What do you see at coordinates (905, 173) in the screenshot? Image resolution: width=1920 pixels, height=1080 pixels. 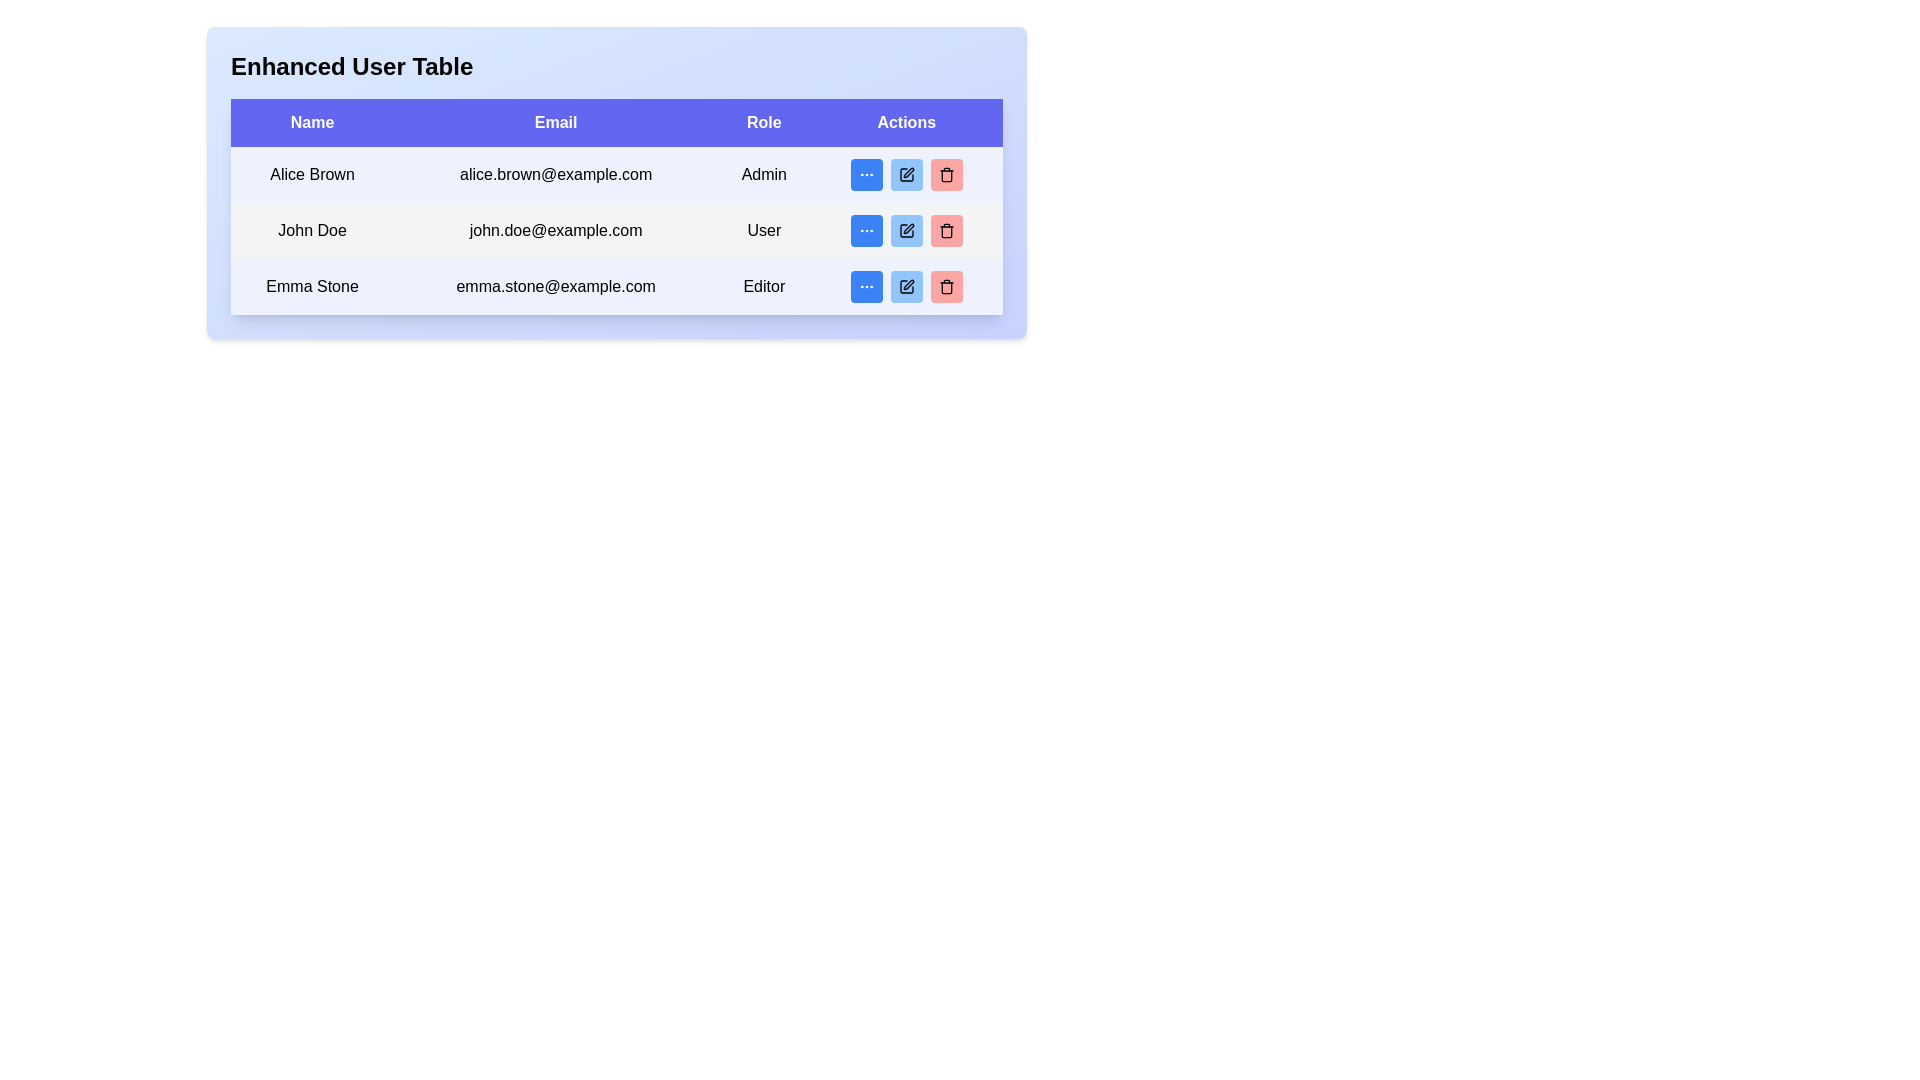 I see `the small light blue button with a pencil icon for keyboard navigation, located in the 'Actions' column of the row labeled 'Alice Brown'` at bounding box center [905, 173].